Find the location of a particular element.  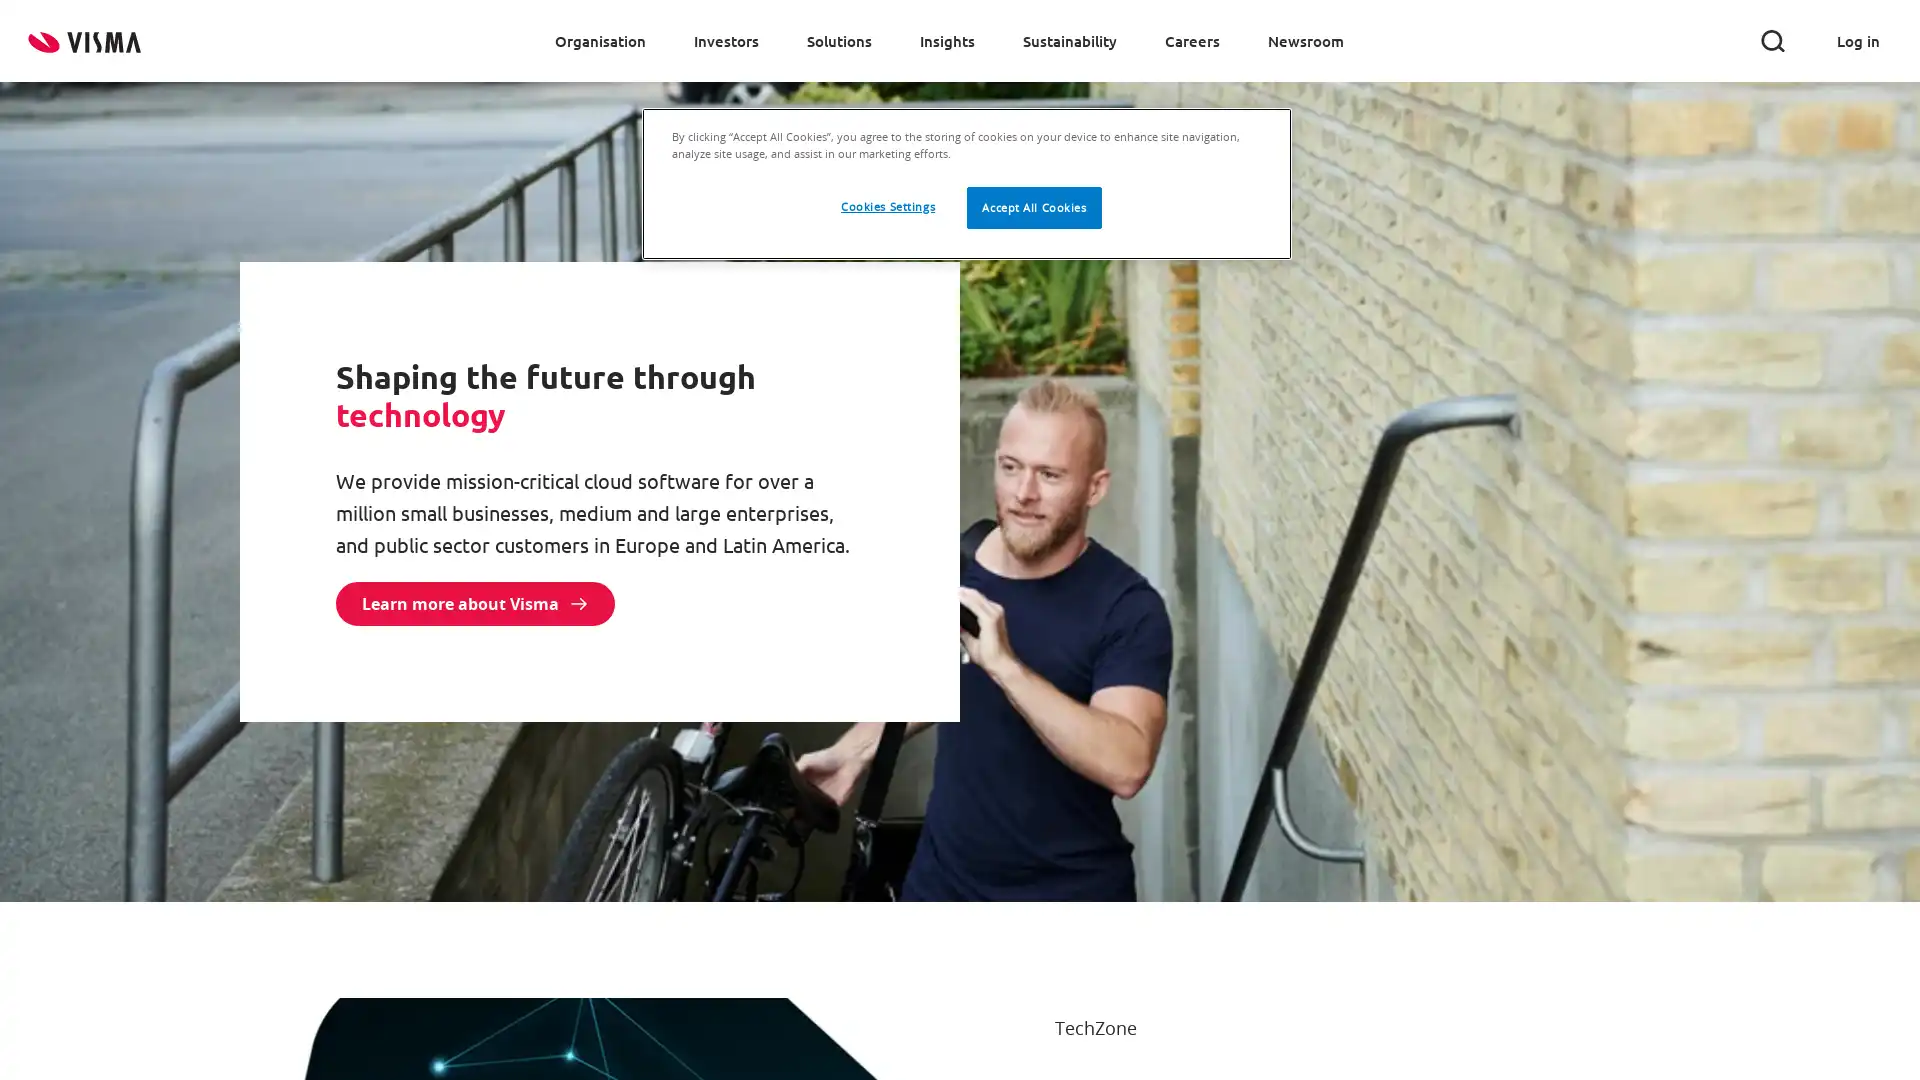

Accept All Cookies is located at coordinates (1034, 208).